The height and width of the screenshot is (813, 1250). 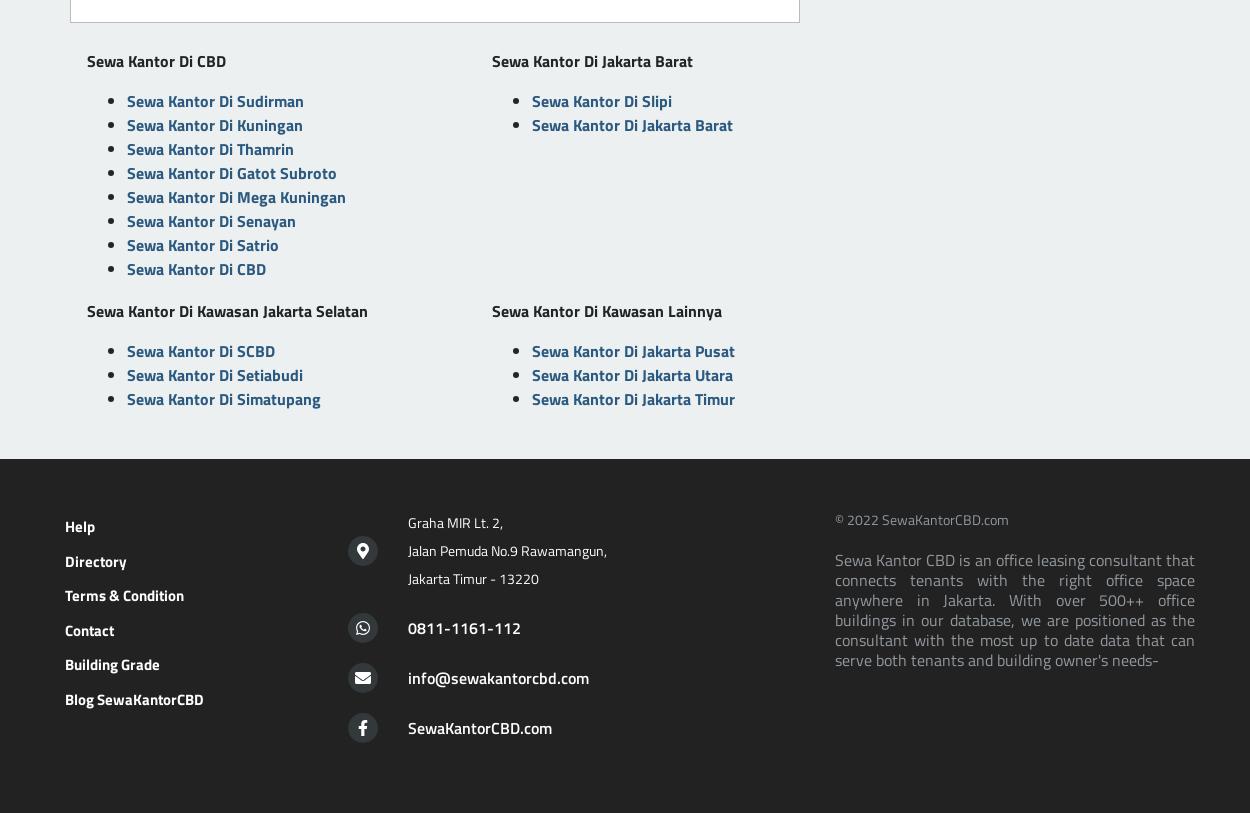 I want to click on 'Building Grade', so click(x=111, y=664).